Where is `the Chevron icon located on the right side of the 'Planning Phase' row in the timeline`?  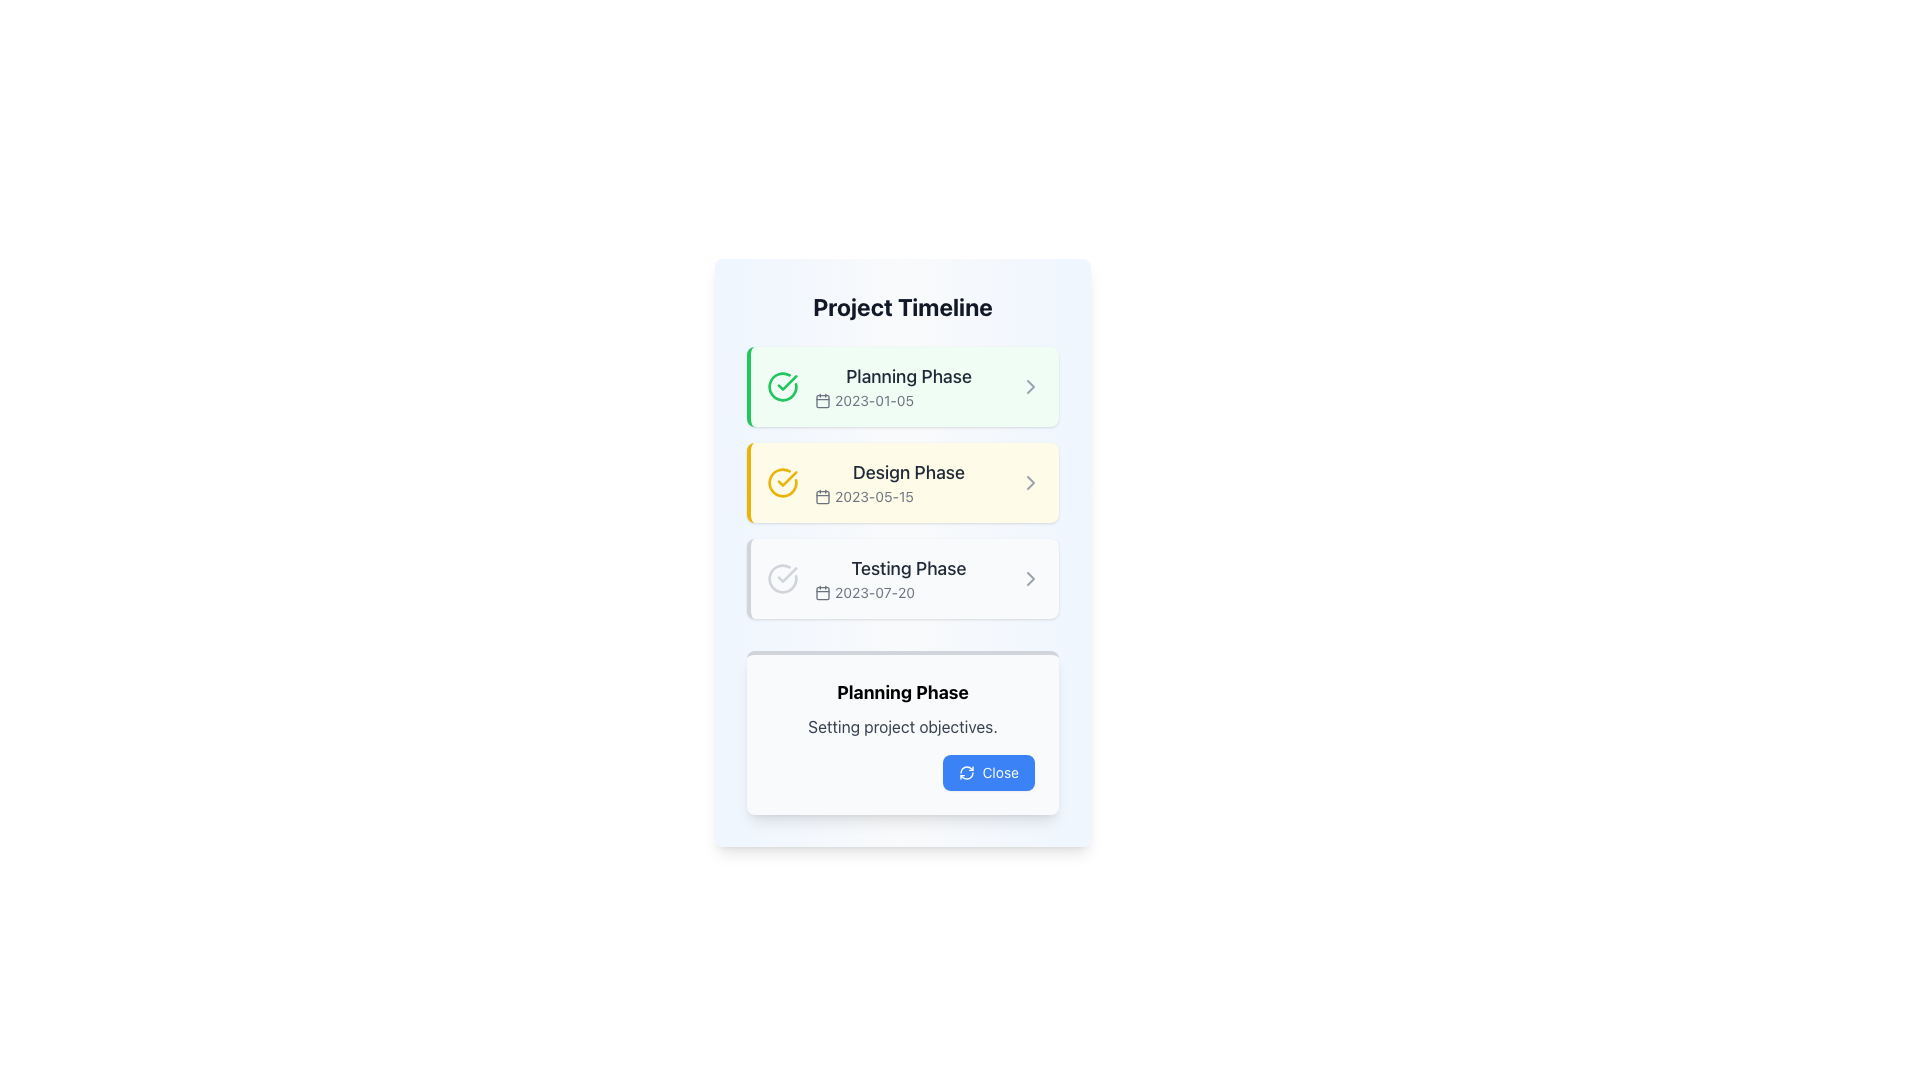 the Chevron icon located on the right side of the 'Planning Phase' row in the timeline is located at coordinates (1031, 386).